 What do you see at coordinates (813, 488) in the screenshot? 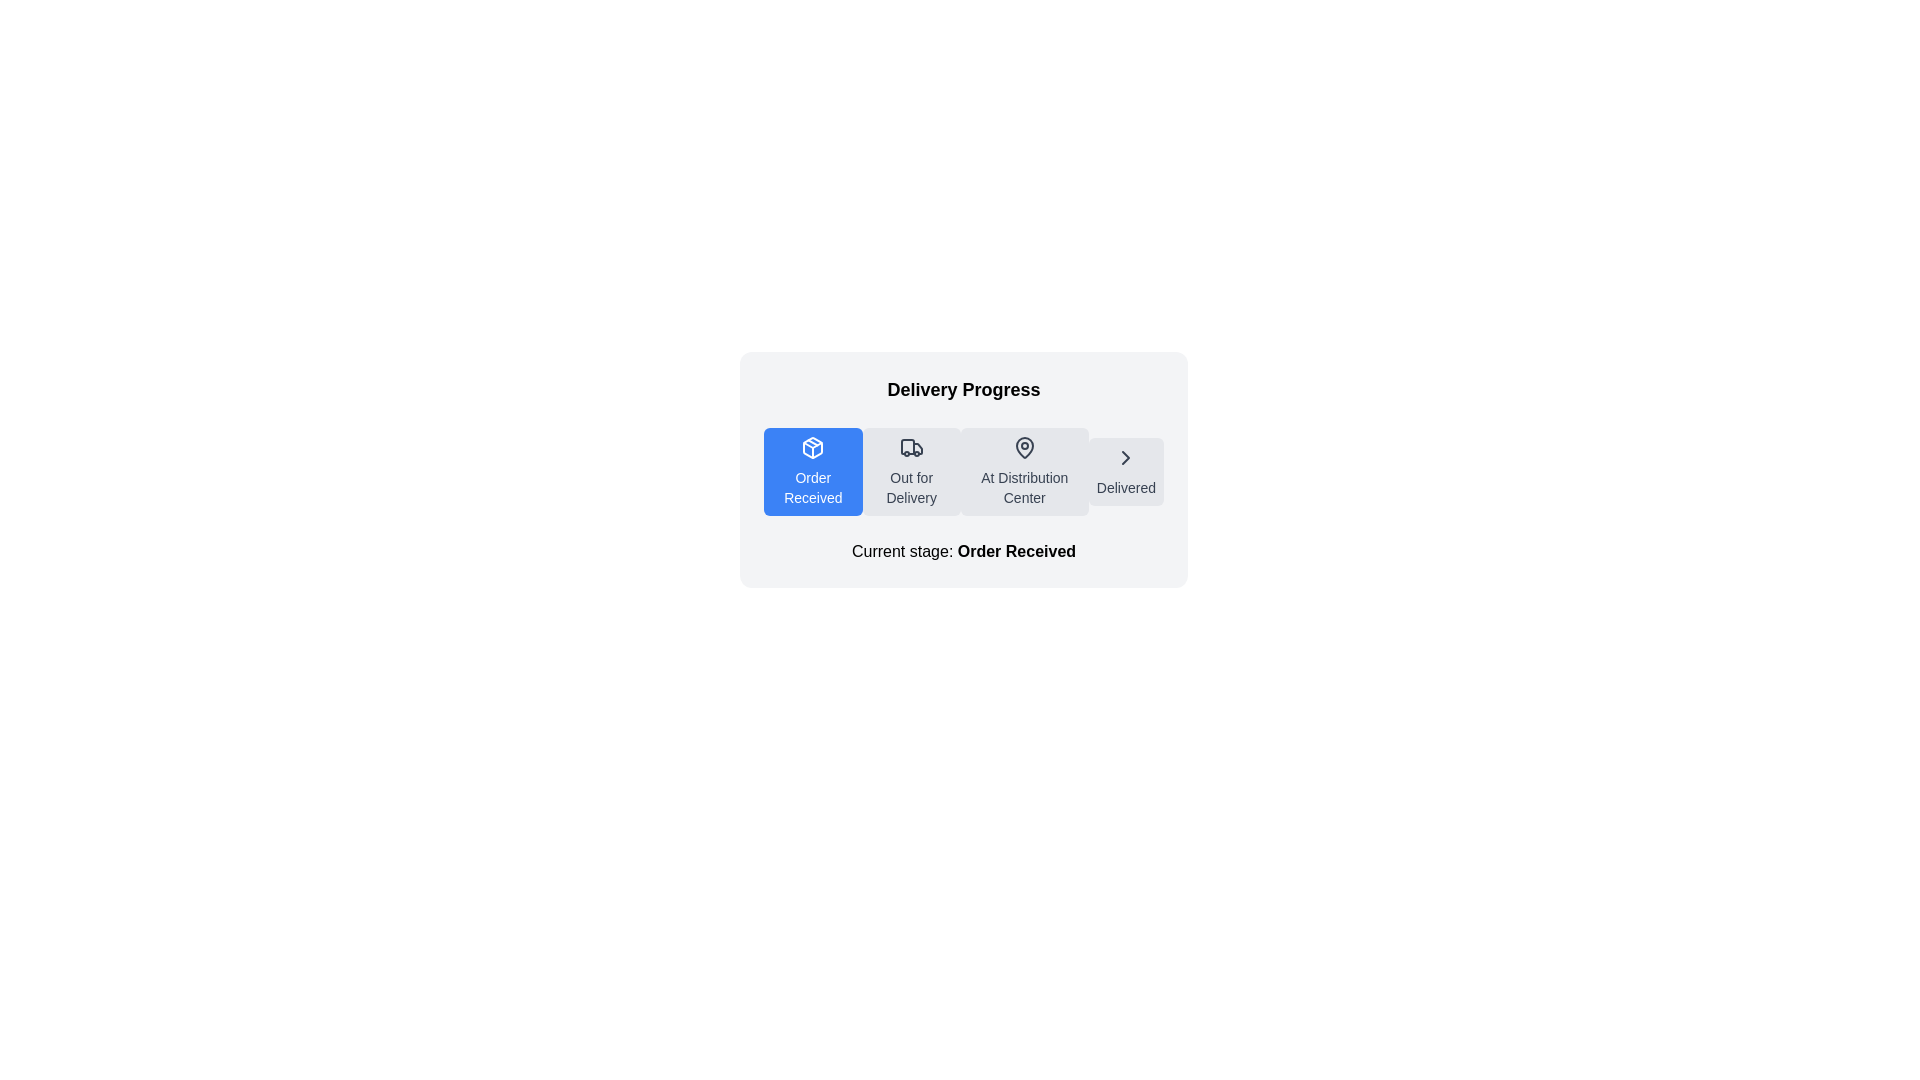
I see `the text label indicating that an order has been received, which is positioned under the package icon in the horizontal progress tracker` at bounding box center [813, 488].